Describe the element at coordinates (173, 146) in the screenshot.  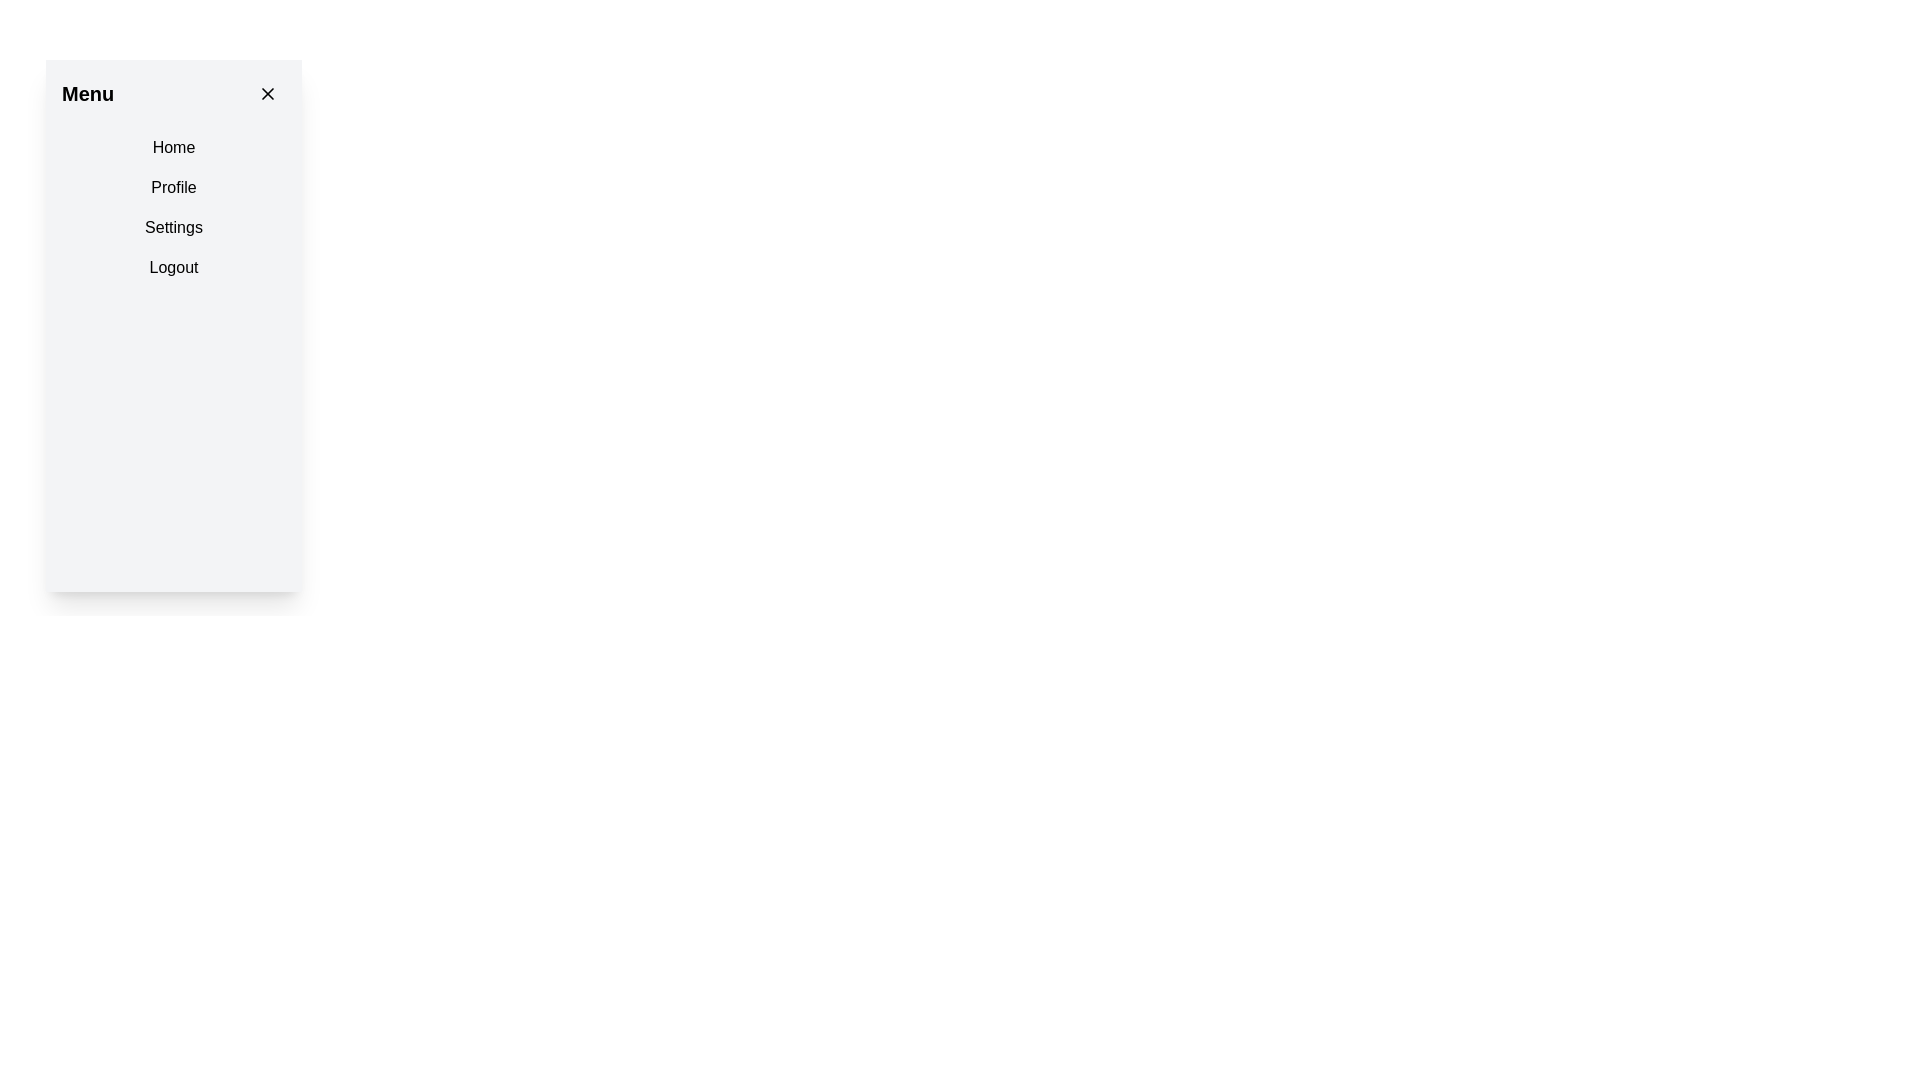
I see `the first item in the vertical menu under the 'Menu' header` at that location.